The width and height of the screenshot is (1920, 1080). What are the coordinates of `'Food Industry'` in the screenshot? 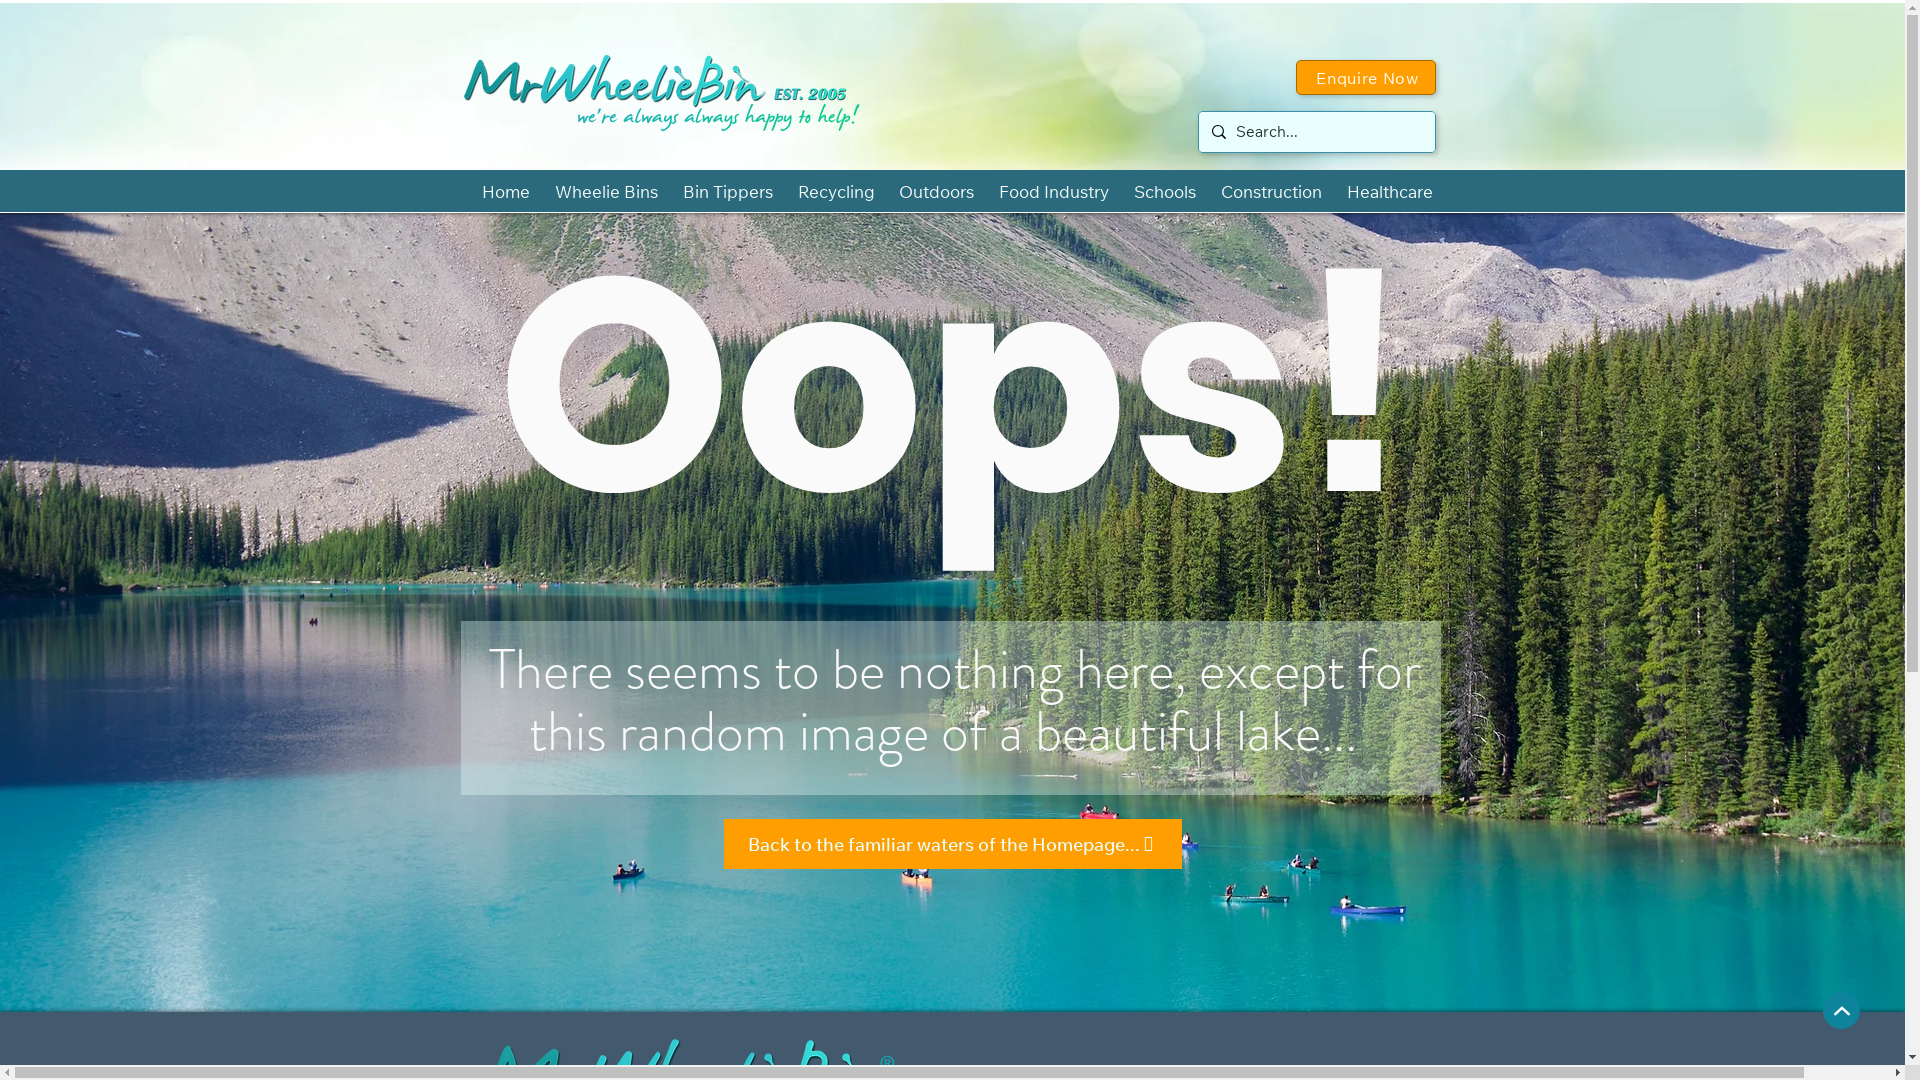 It's located at (1052, 191).